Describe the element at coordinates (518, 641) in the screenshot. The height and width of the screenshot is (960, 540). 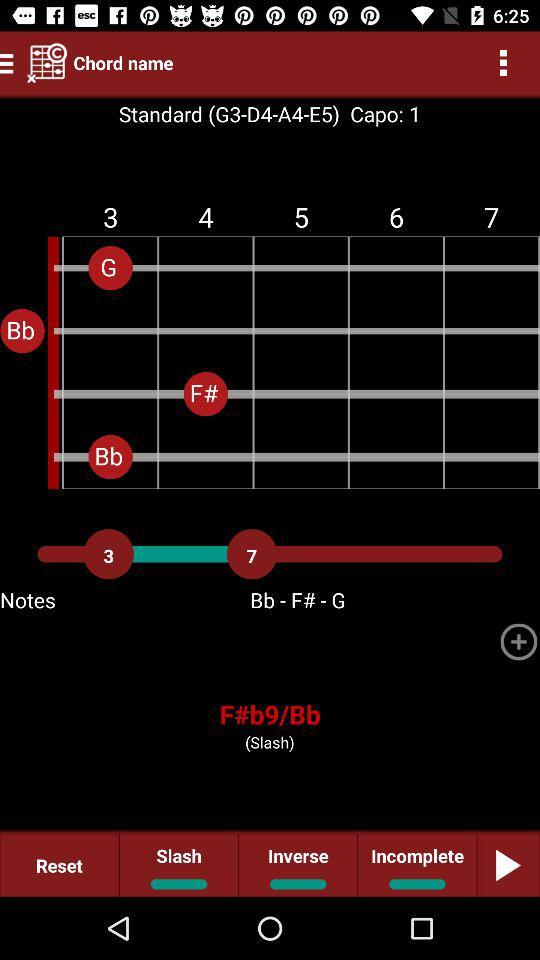
I see `the icon to the right of notes icon` at that location.